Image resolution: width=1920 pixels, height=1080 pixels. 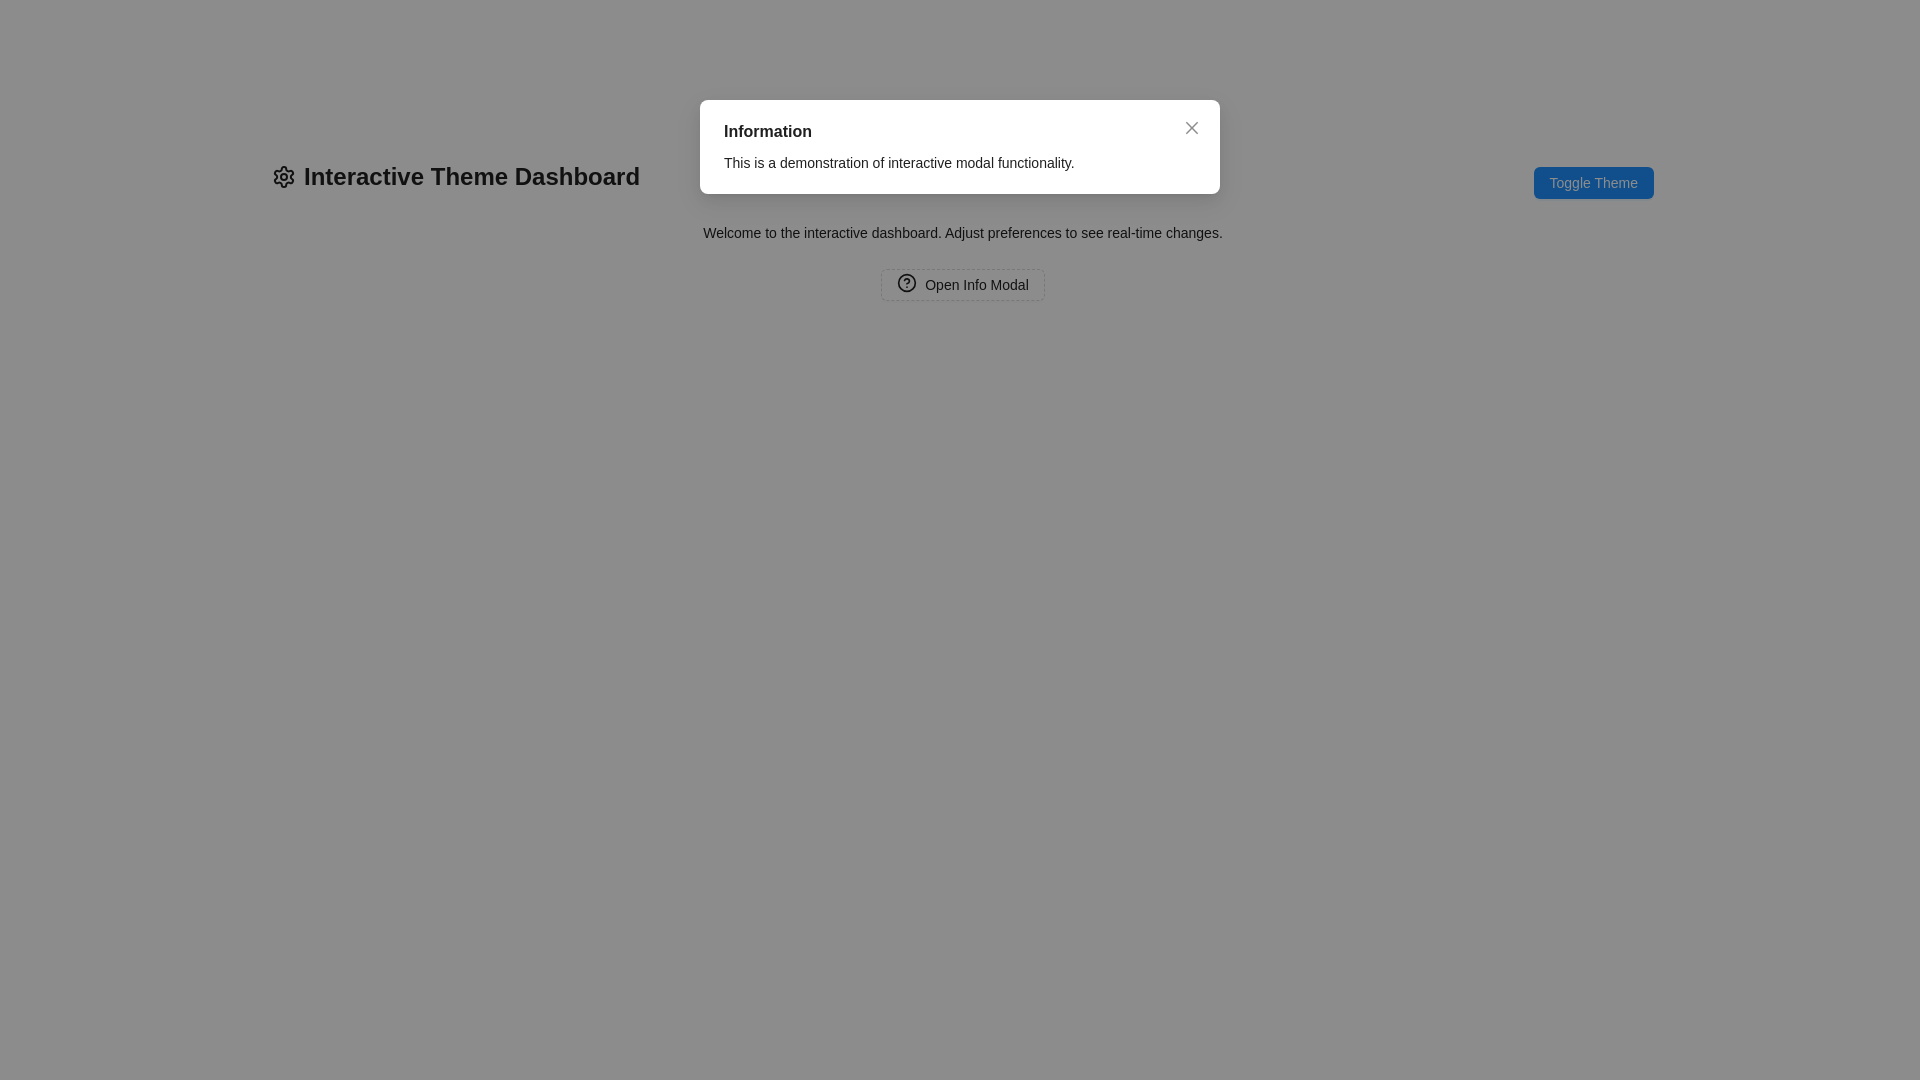 I want to click on the settings icon located to the left of the 'Interactive Theme Dashboard' text, so click(x=282, y=176).